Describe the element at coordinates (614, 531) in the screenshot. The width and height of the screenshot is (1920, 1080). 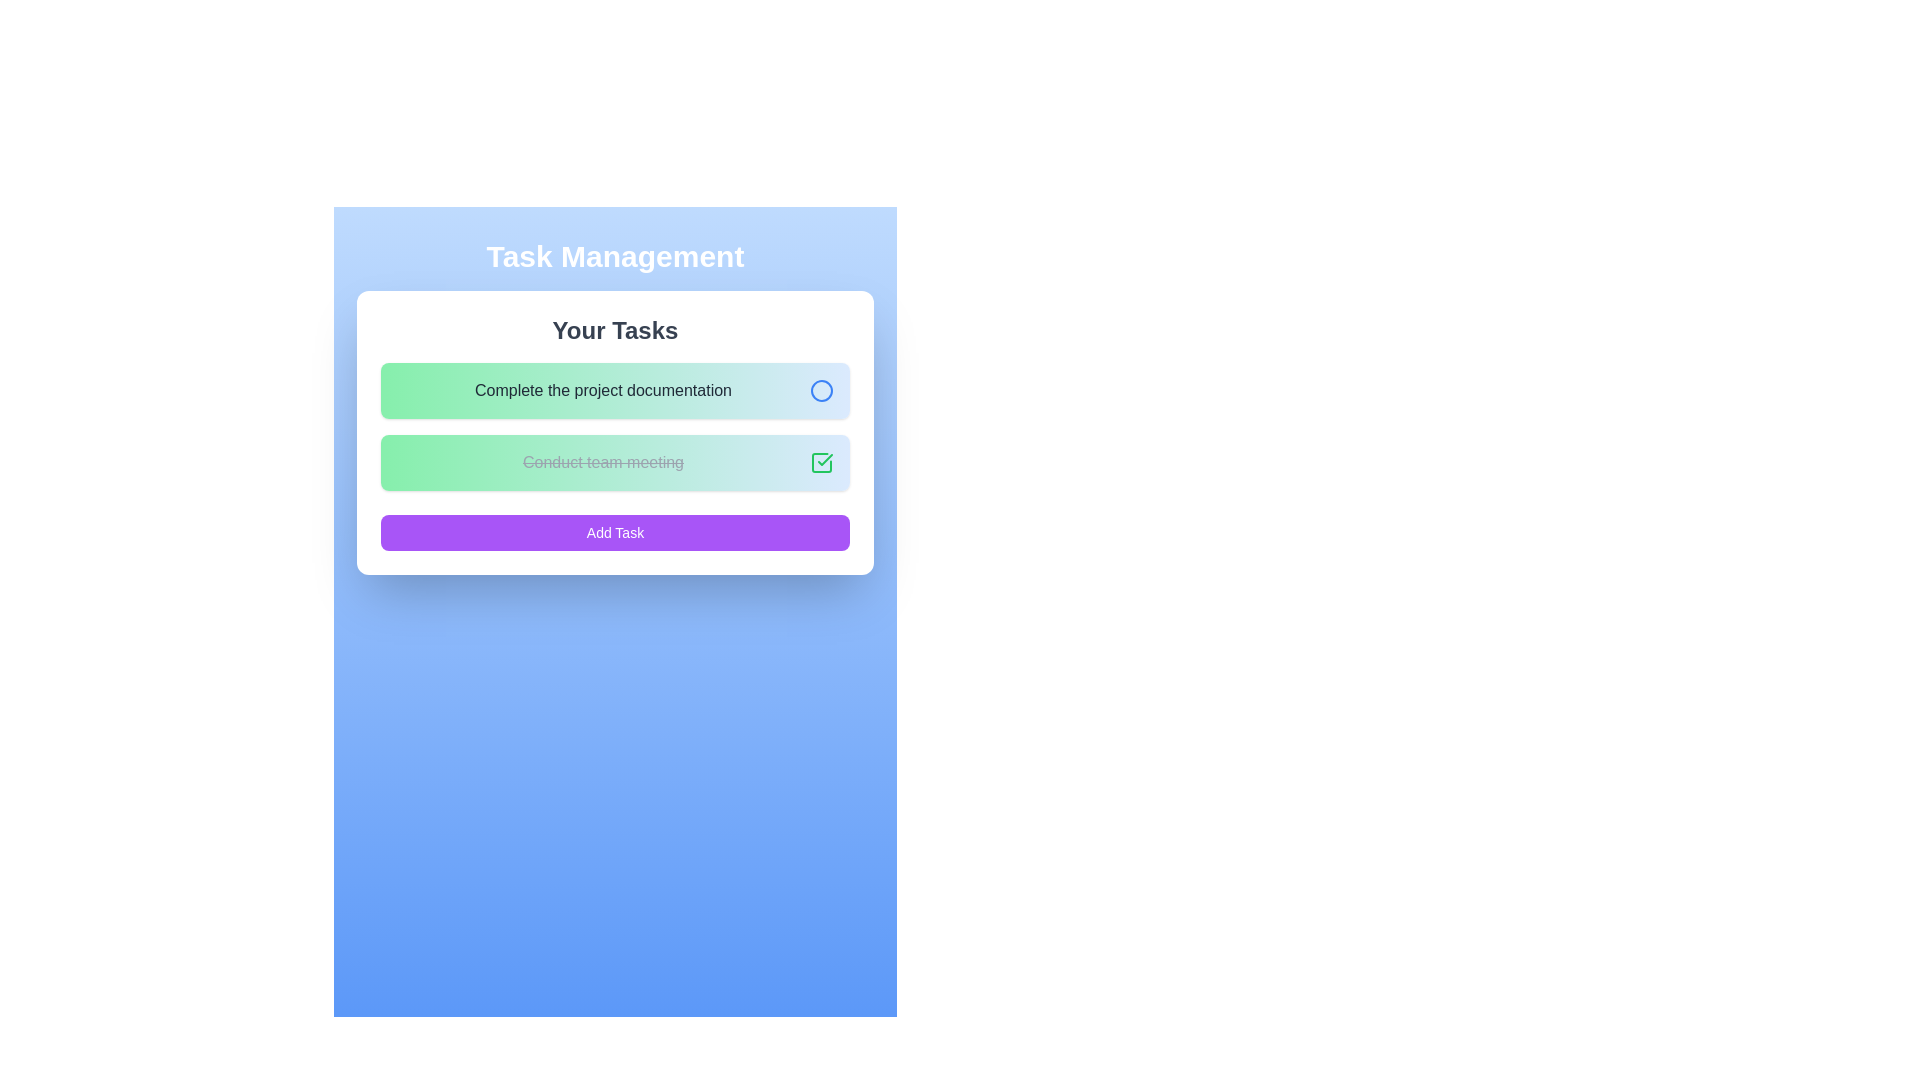
I see `the 'Add Task' button with vibrant purple background and white text` at that location.